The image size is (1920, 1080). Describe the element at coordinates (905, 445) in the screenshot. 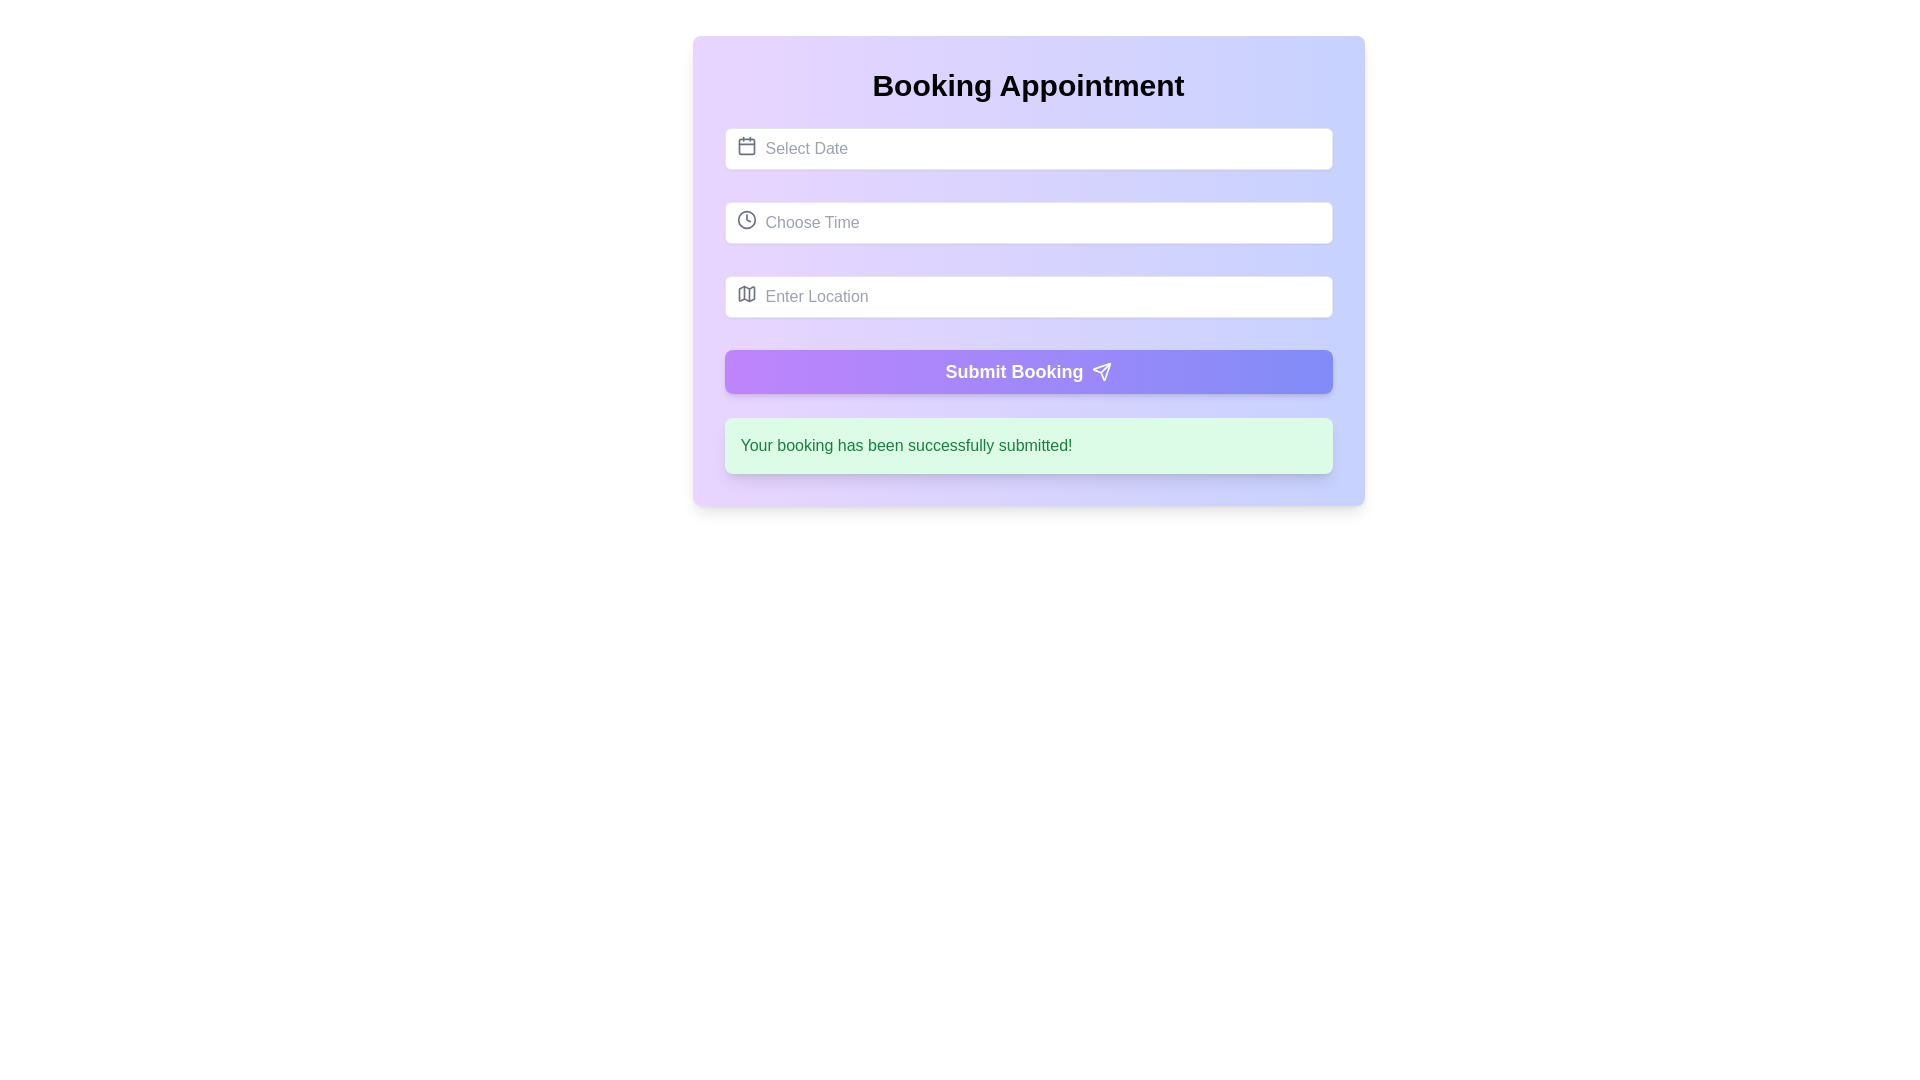

I see `confirmation message displayed in the static text area located at the center of the green notification box beneath the 'Submit Booking' button` at that location.